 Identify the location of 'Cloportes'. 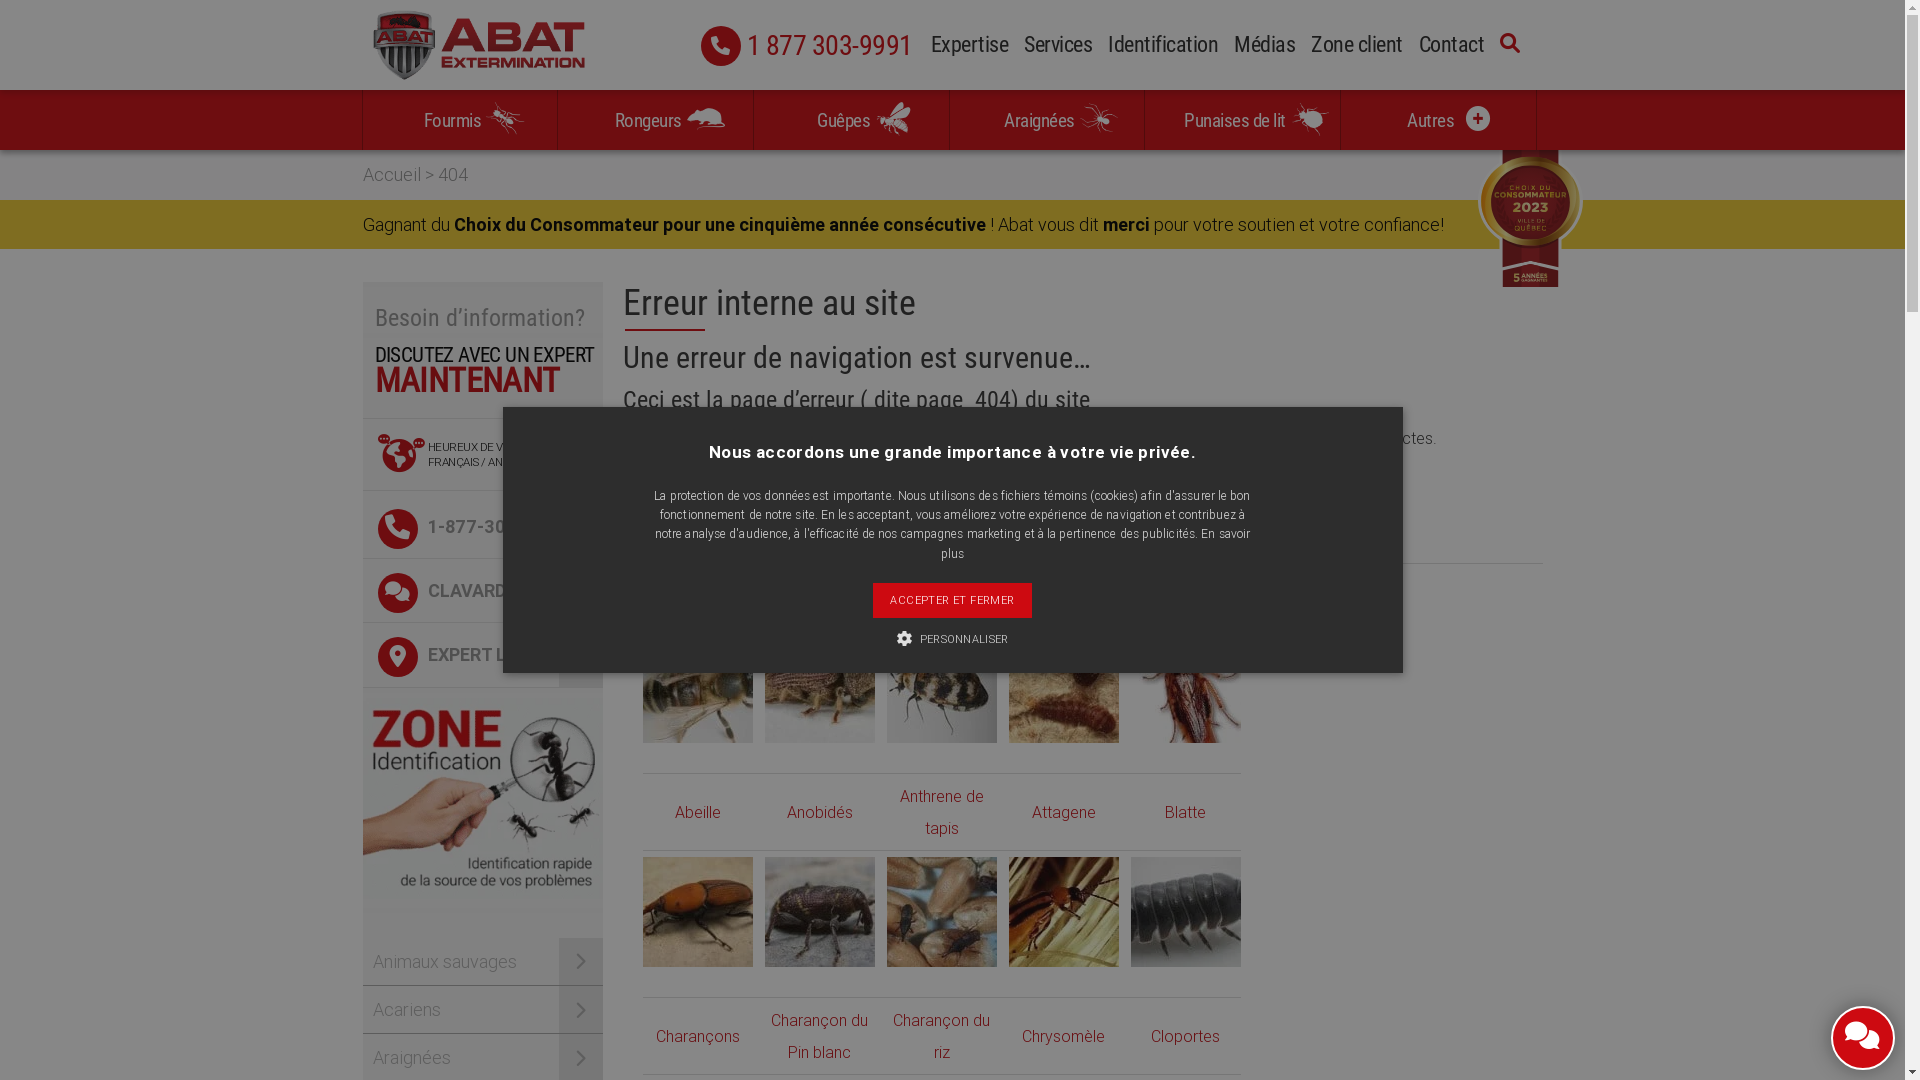
(1185, 1035).